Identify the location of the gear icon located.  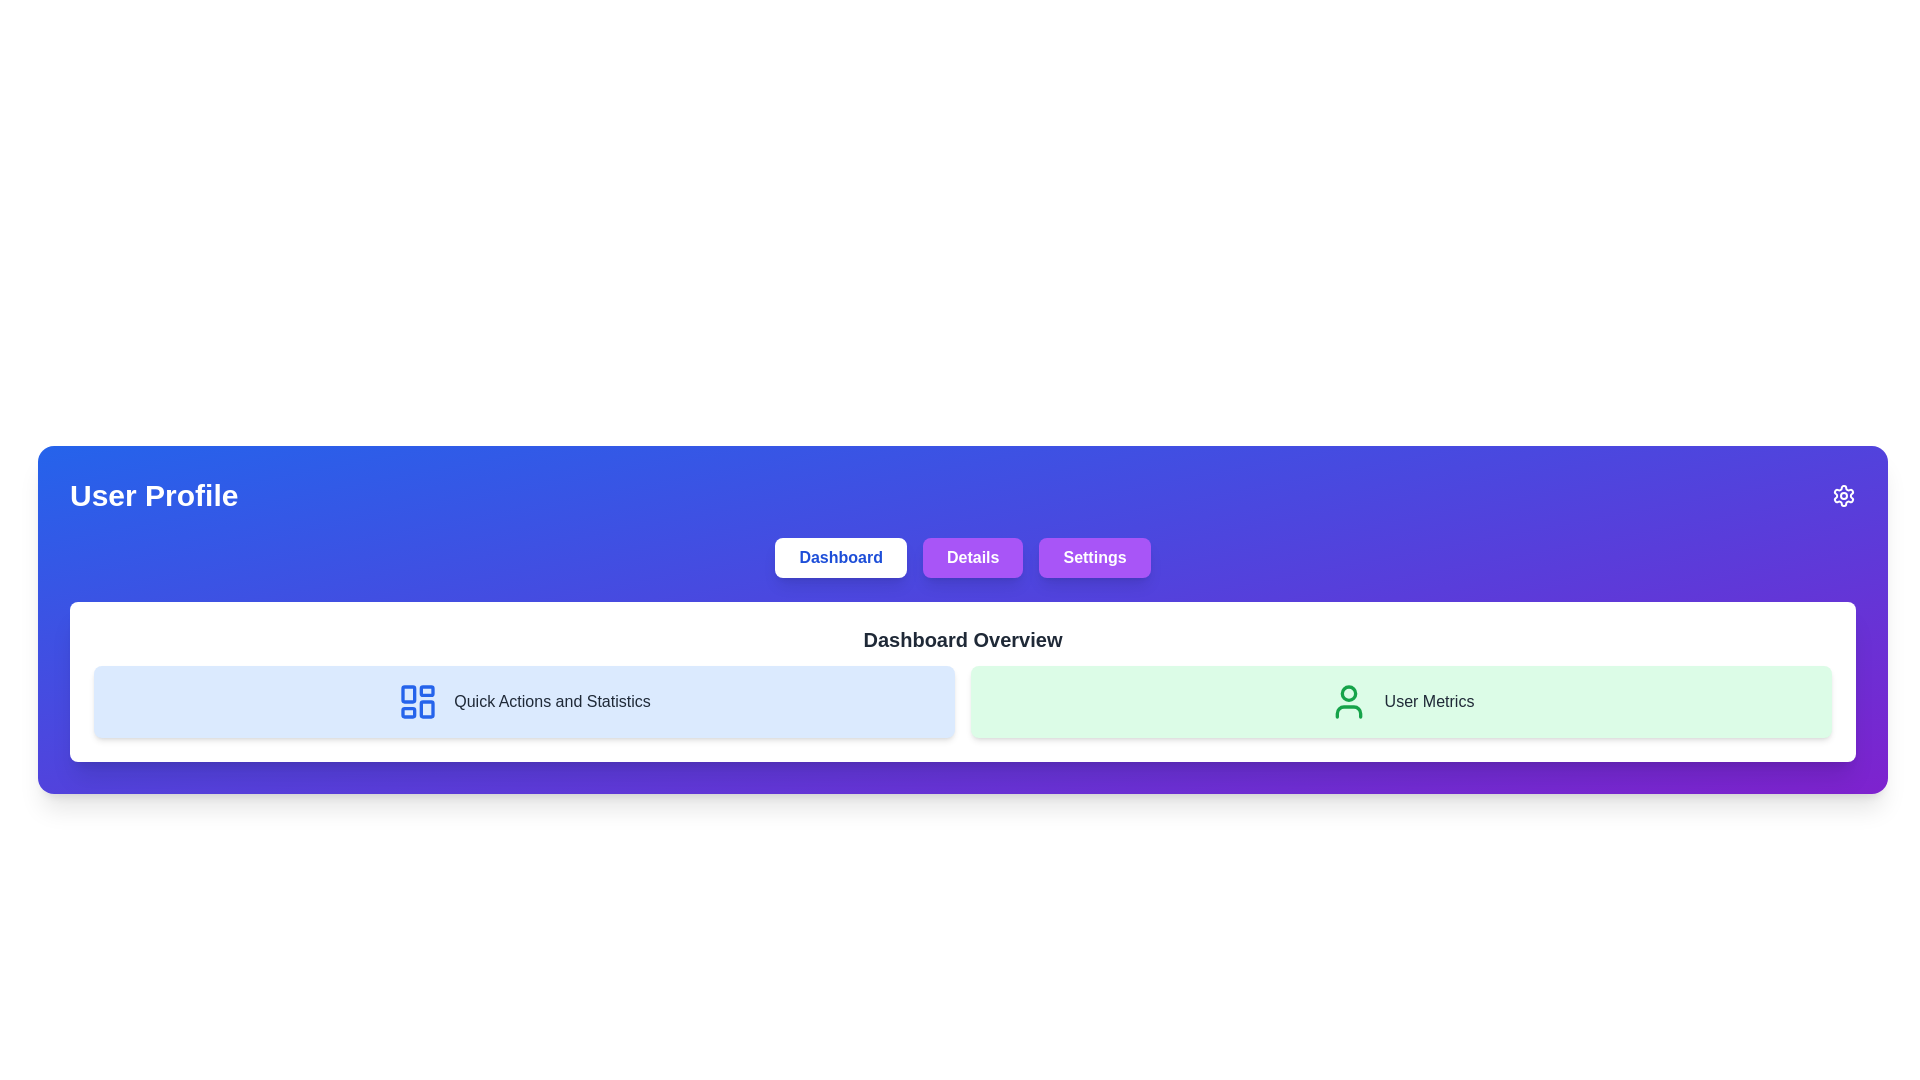
(1842, 495).